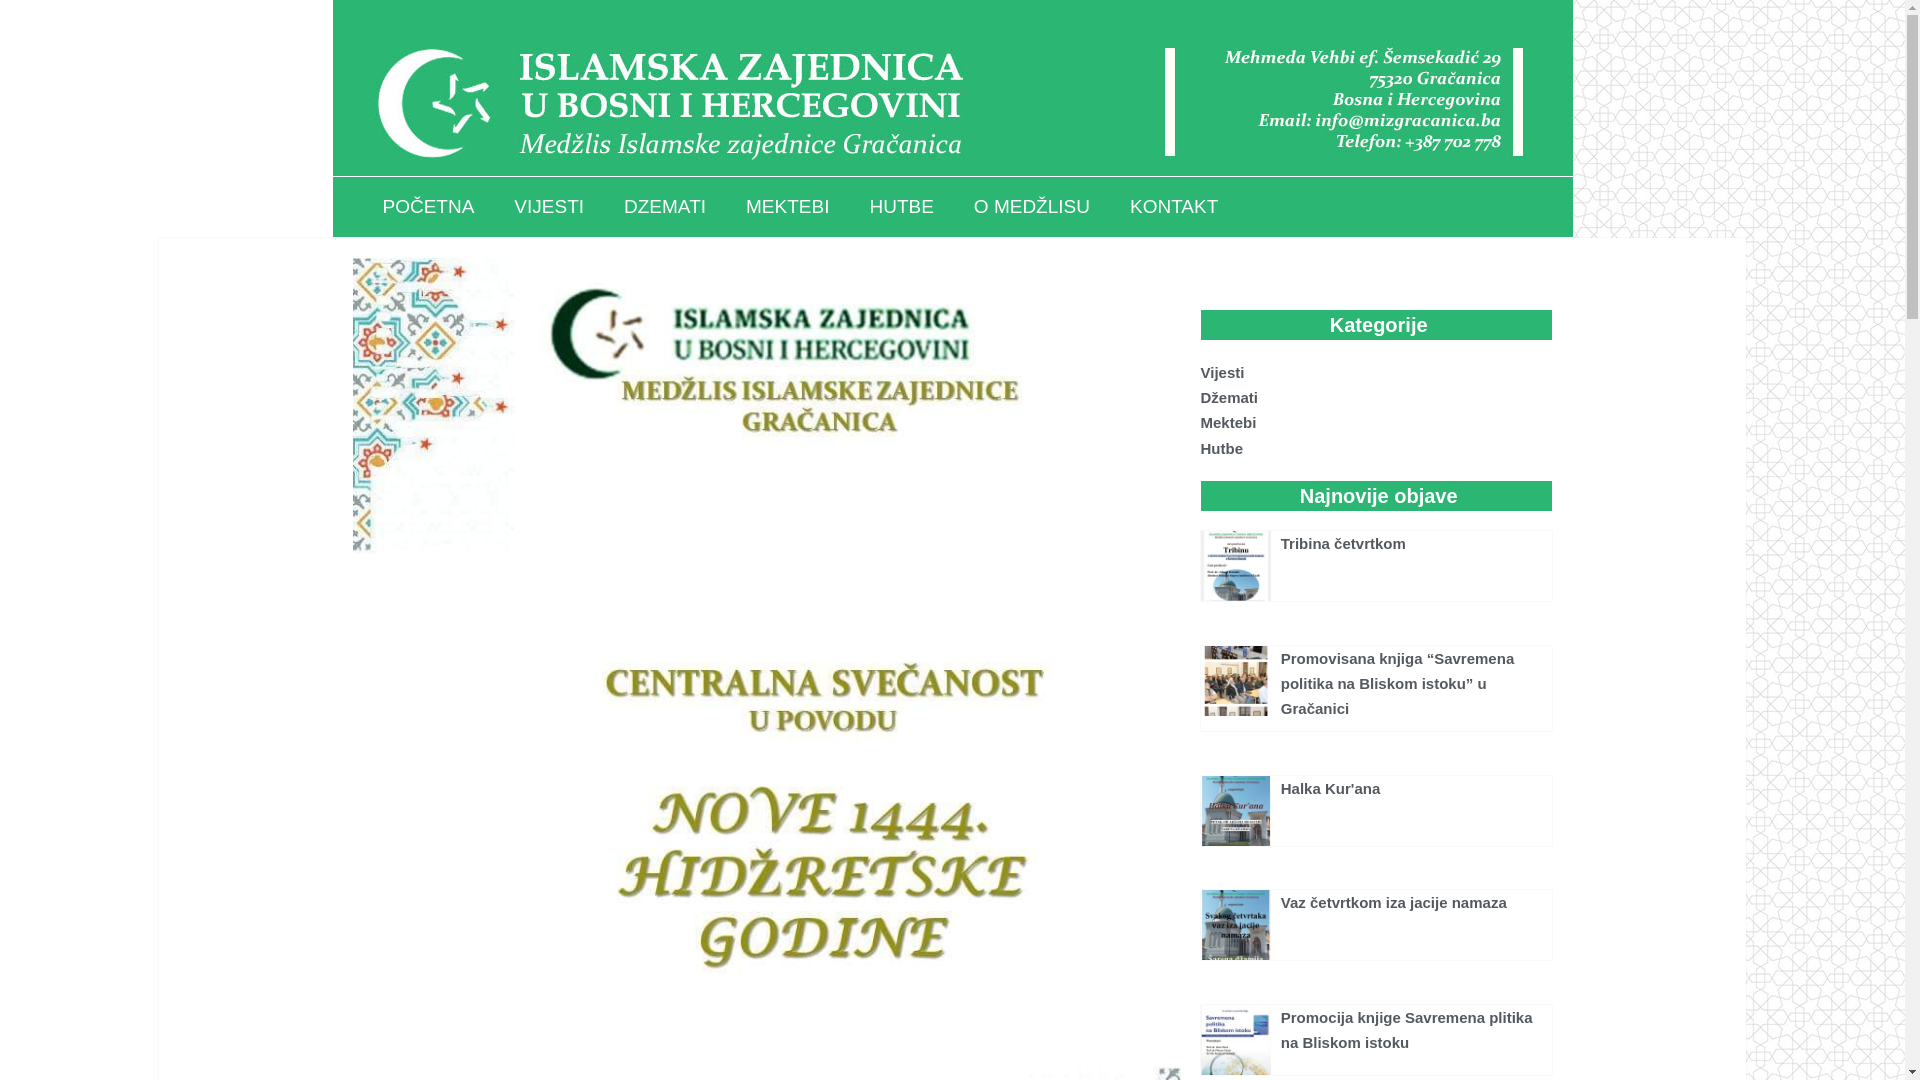 The width and height of the screenshot is (1920, 1080). Describe the element at coordinates (1374, 372) in the screenshot. I see `'Vijesti'` at that location.